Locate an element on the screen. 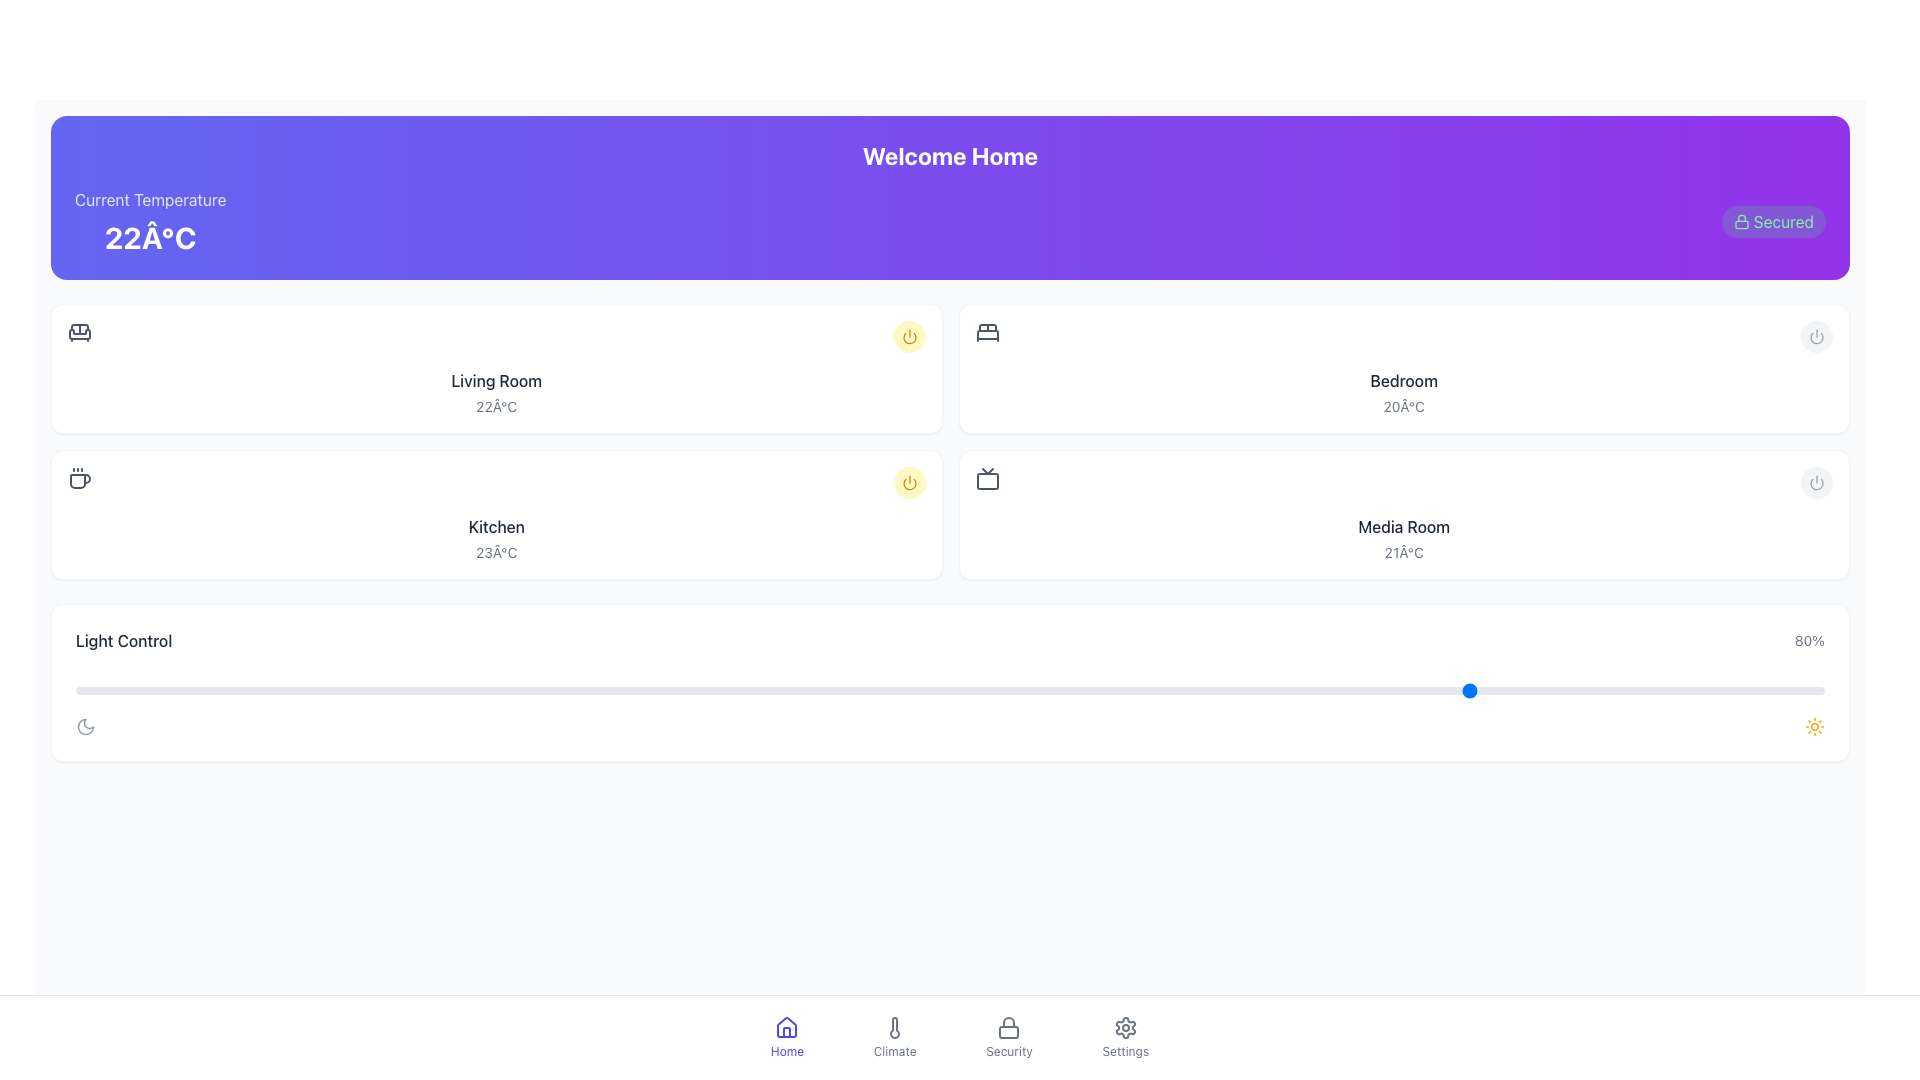 The width and height of the screenshot is (1920, 1080). the power button icon, which is represented by a circular outline with a vertical line segment inside is located at coordinates (1817, 335).